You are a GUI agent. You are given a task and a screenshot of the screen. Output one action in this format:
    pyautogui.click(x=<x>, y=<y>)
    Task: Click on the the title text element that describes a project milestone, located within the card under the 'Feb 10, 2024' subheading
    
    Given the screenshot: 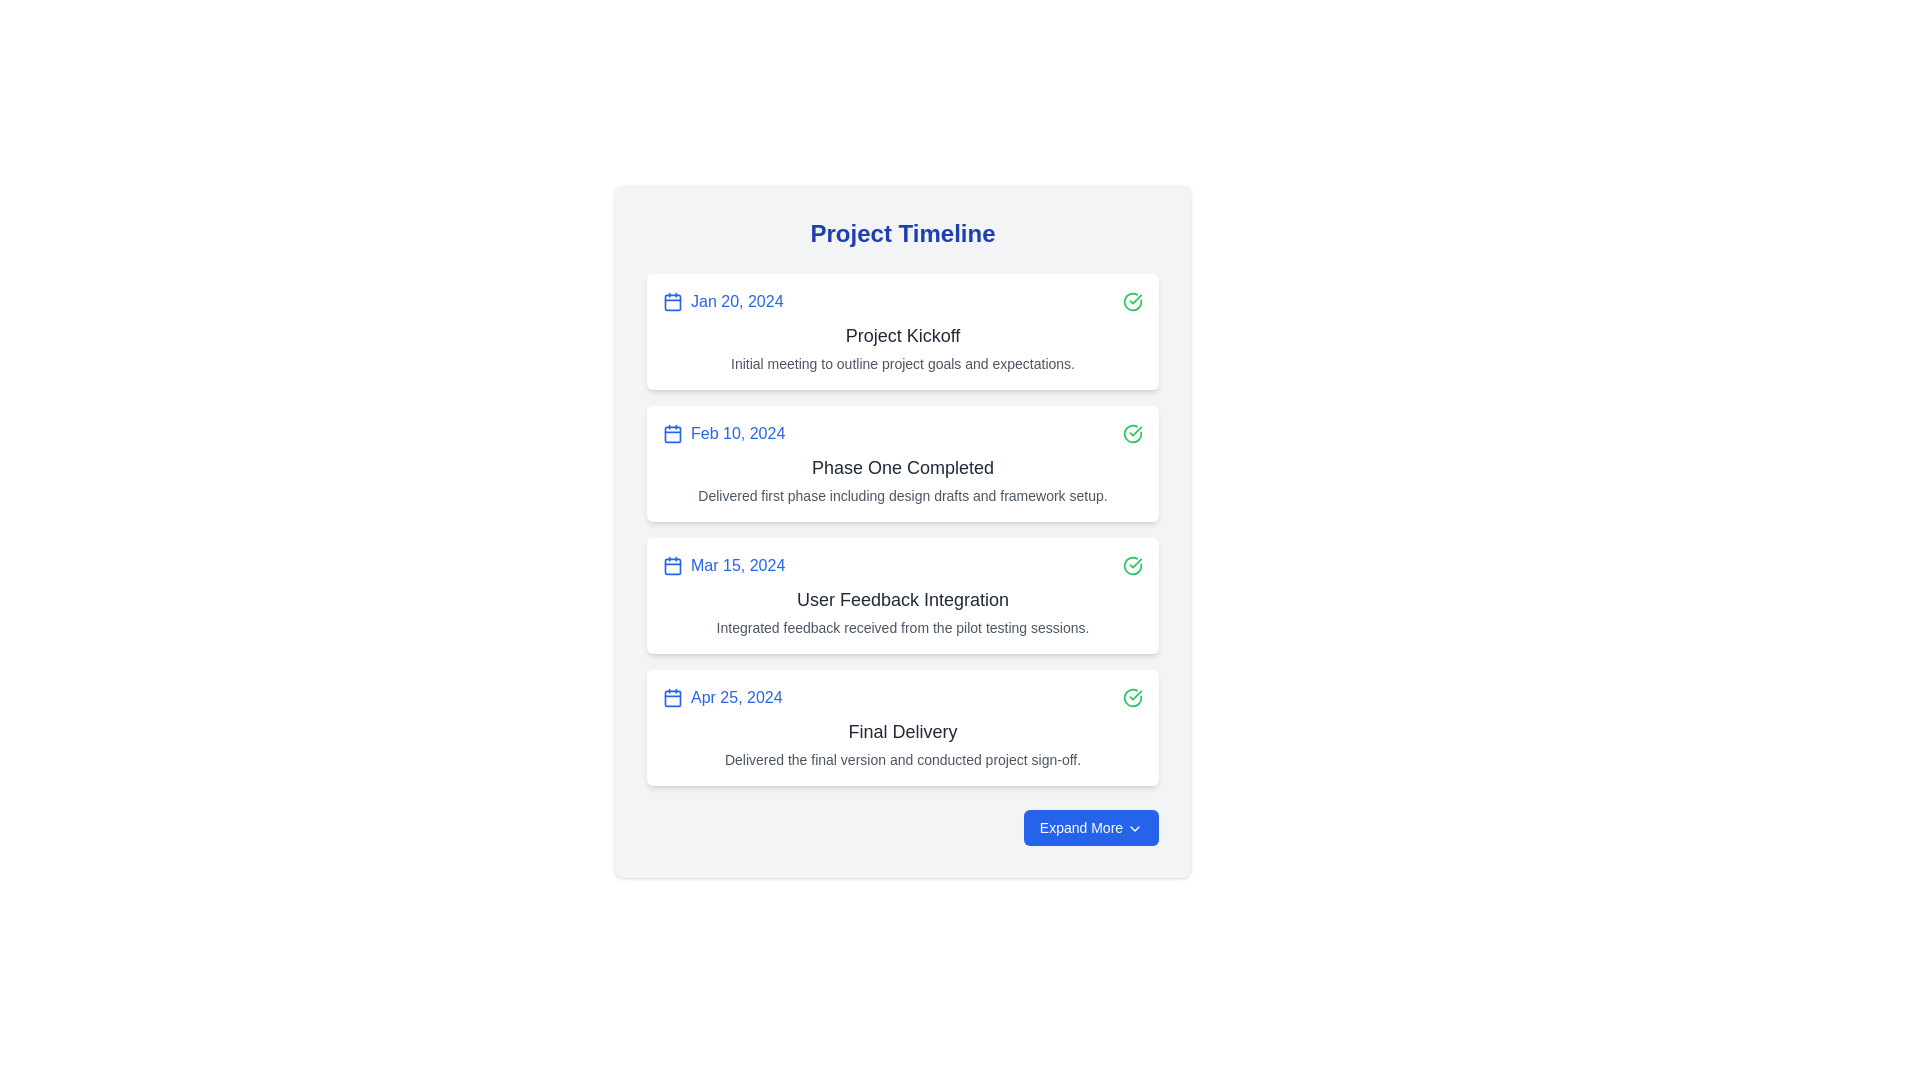 What is the action you would take?
    pyautogui.click(x=901, y=467)
    